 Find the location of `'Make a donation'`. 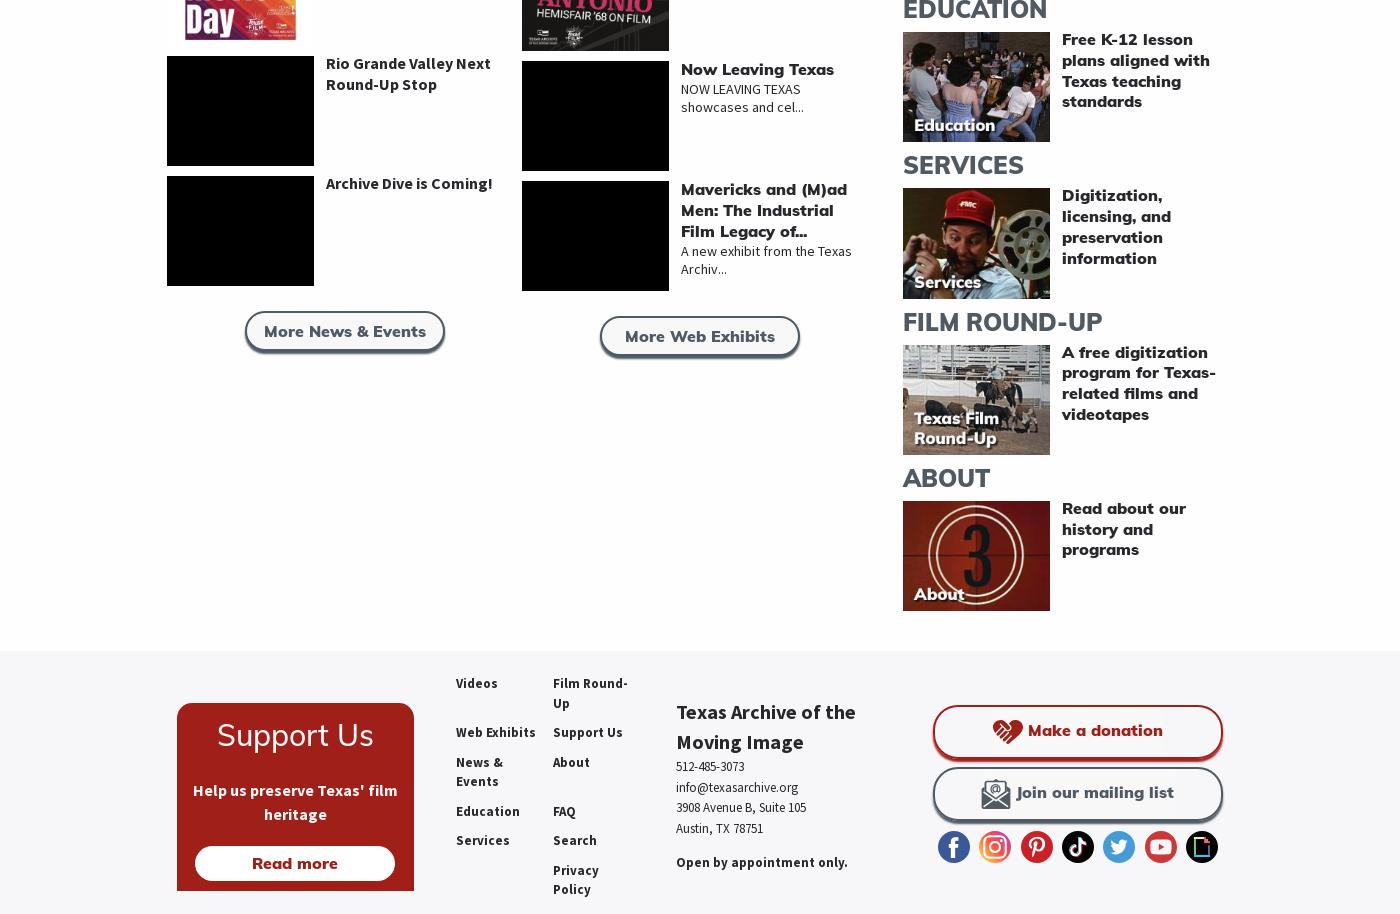

'Make a donation' is located at coordinates (1092, 729).